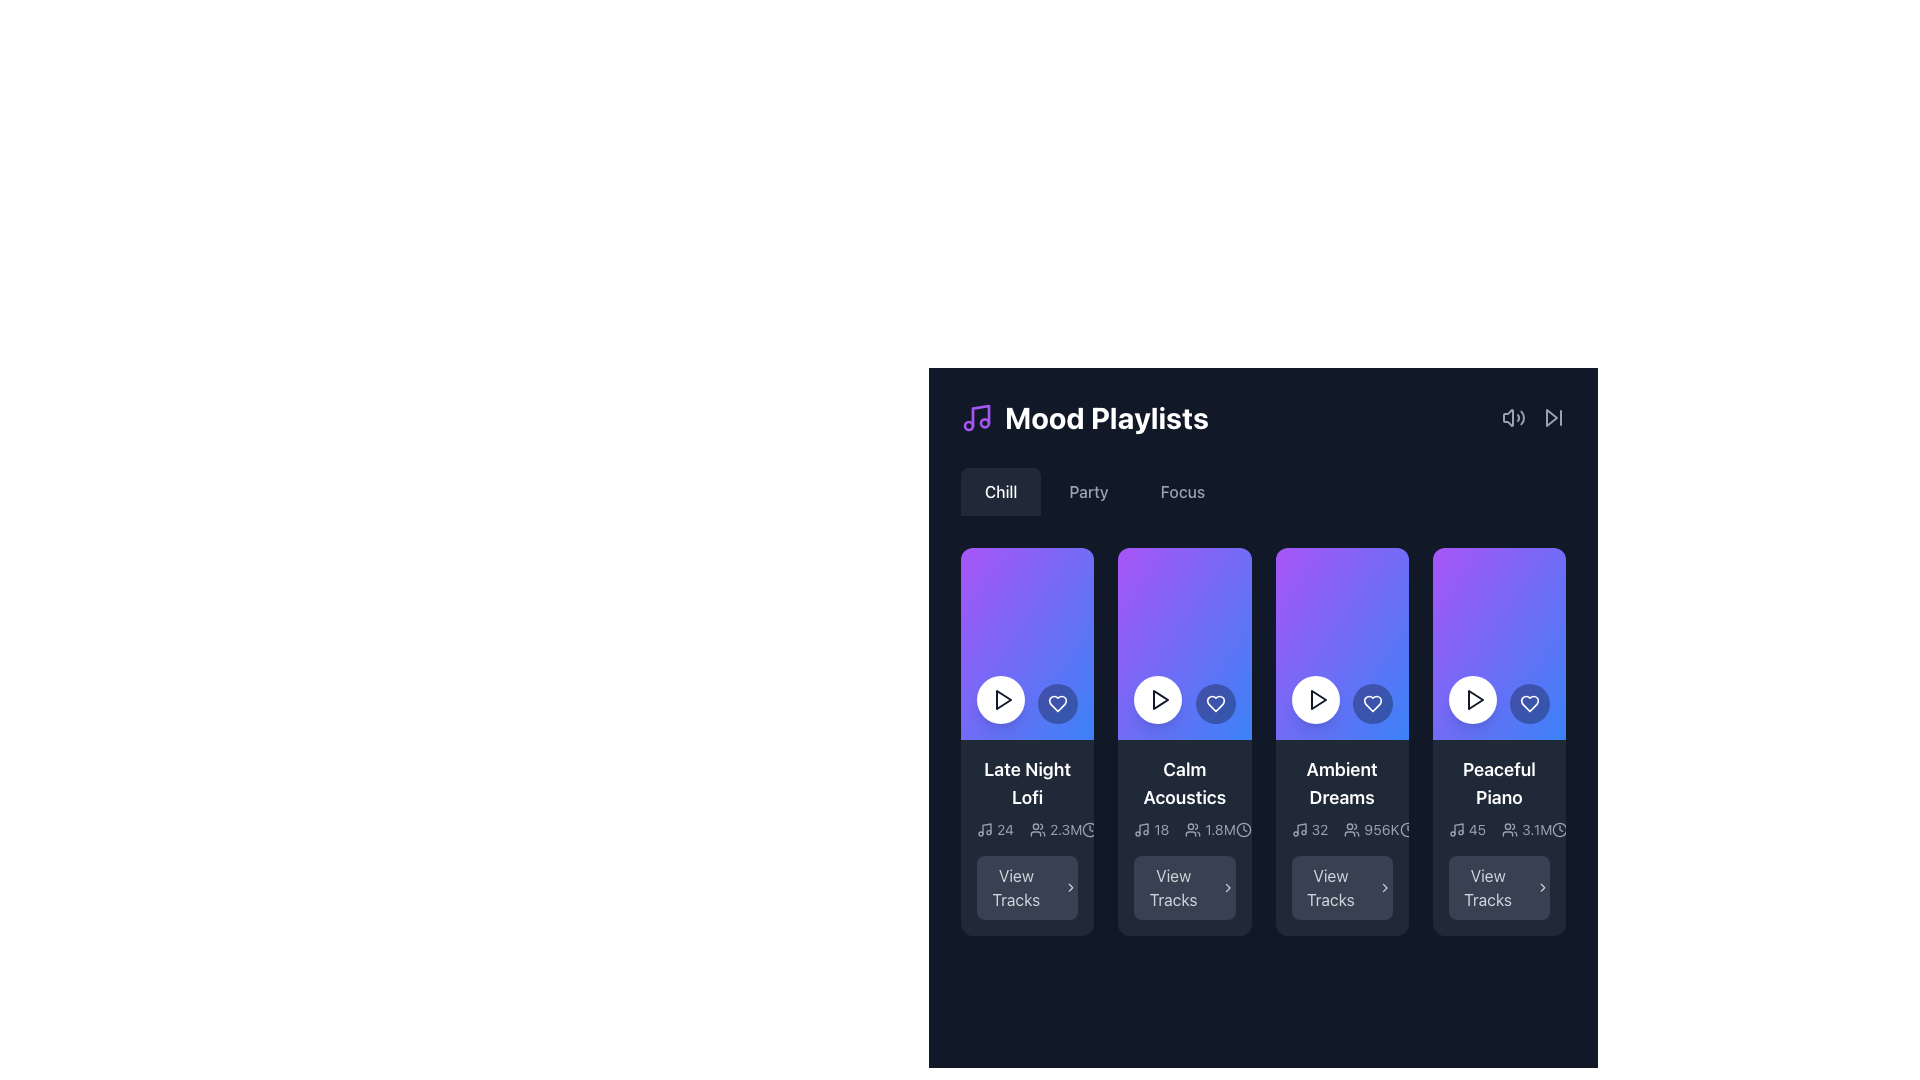 Image resolution: width=1920 pixels, height=1080 pixels. Describe the element at coordinates (1315, 698) in the screenshot. I see `the play button located in the third card from the left in the horizontally-aligned playlist interface to activate hover animations` at that location.